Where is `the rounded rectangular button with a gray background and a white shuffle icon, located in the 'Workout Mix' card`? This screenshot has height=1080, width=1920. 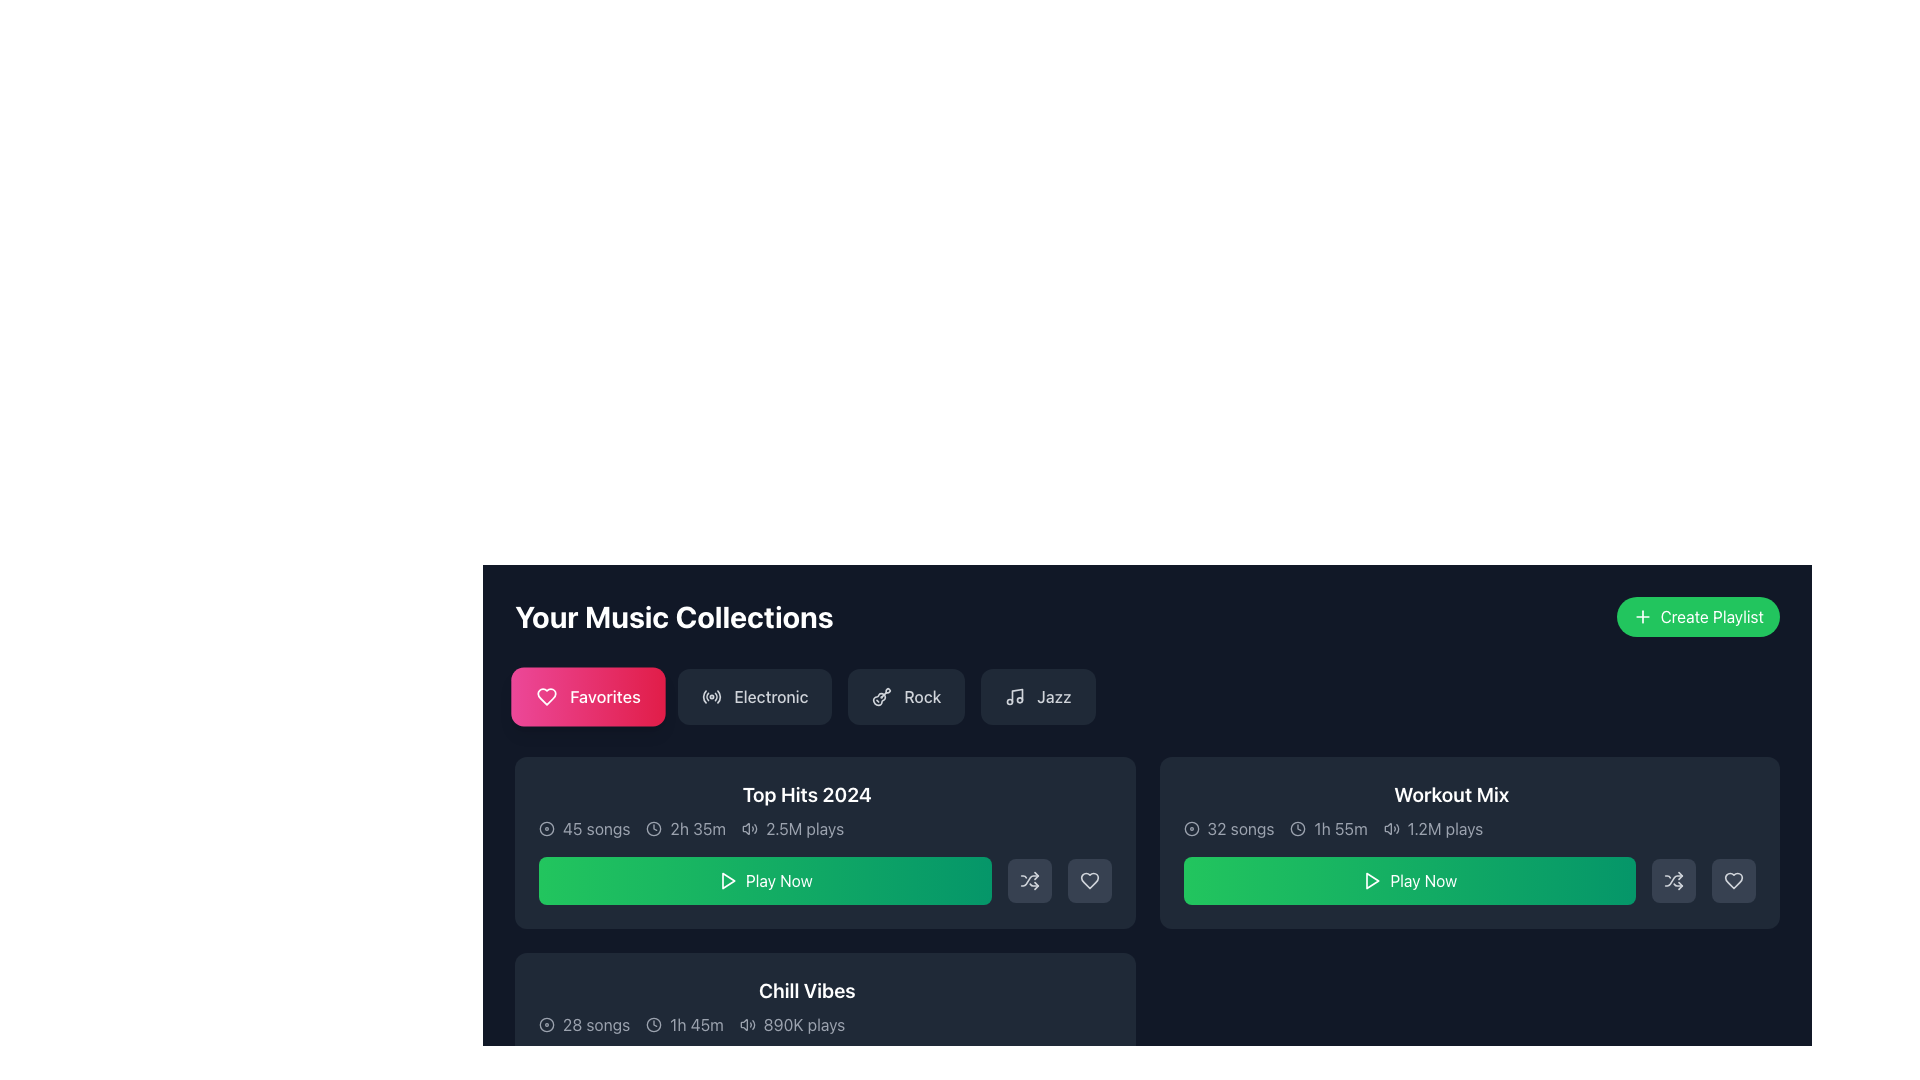 the rounded rectangular button with a gray background and a white shuffle icon, located in the 'Workout Mix' card is located at coordinates (1674, 879).